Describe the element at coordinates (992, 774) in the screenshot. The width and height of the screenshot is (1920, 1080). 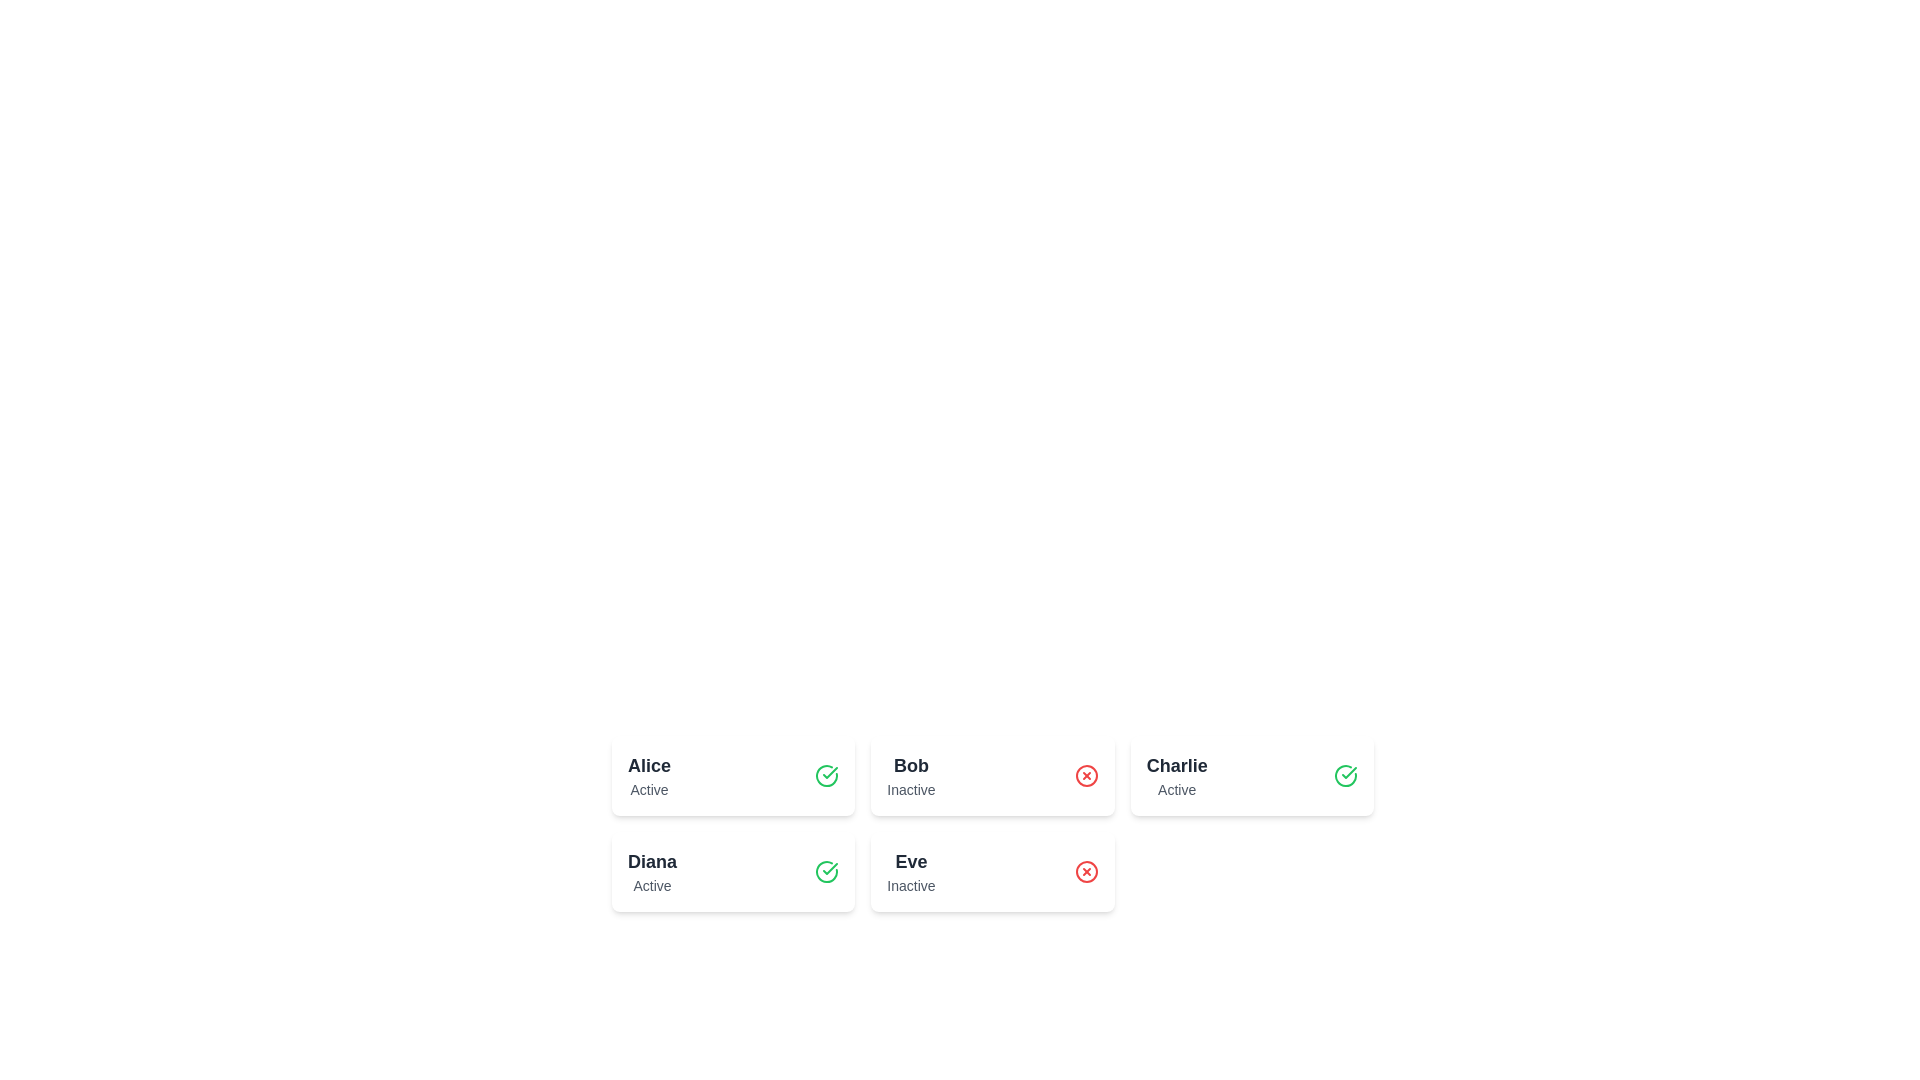
I see `contents of the Informational Card displaying 'Bob' with status 'Inactive', which is the second card in the top row of a 2x3 grid layout` at that location.